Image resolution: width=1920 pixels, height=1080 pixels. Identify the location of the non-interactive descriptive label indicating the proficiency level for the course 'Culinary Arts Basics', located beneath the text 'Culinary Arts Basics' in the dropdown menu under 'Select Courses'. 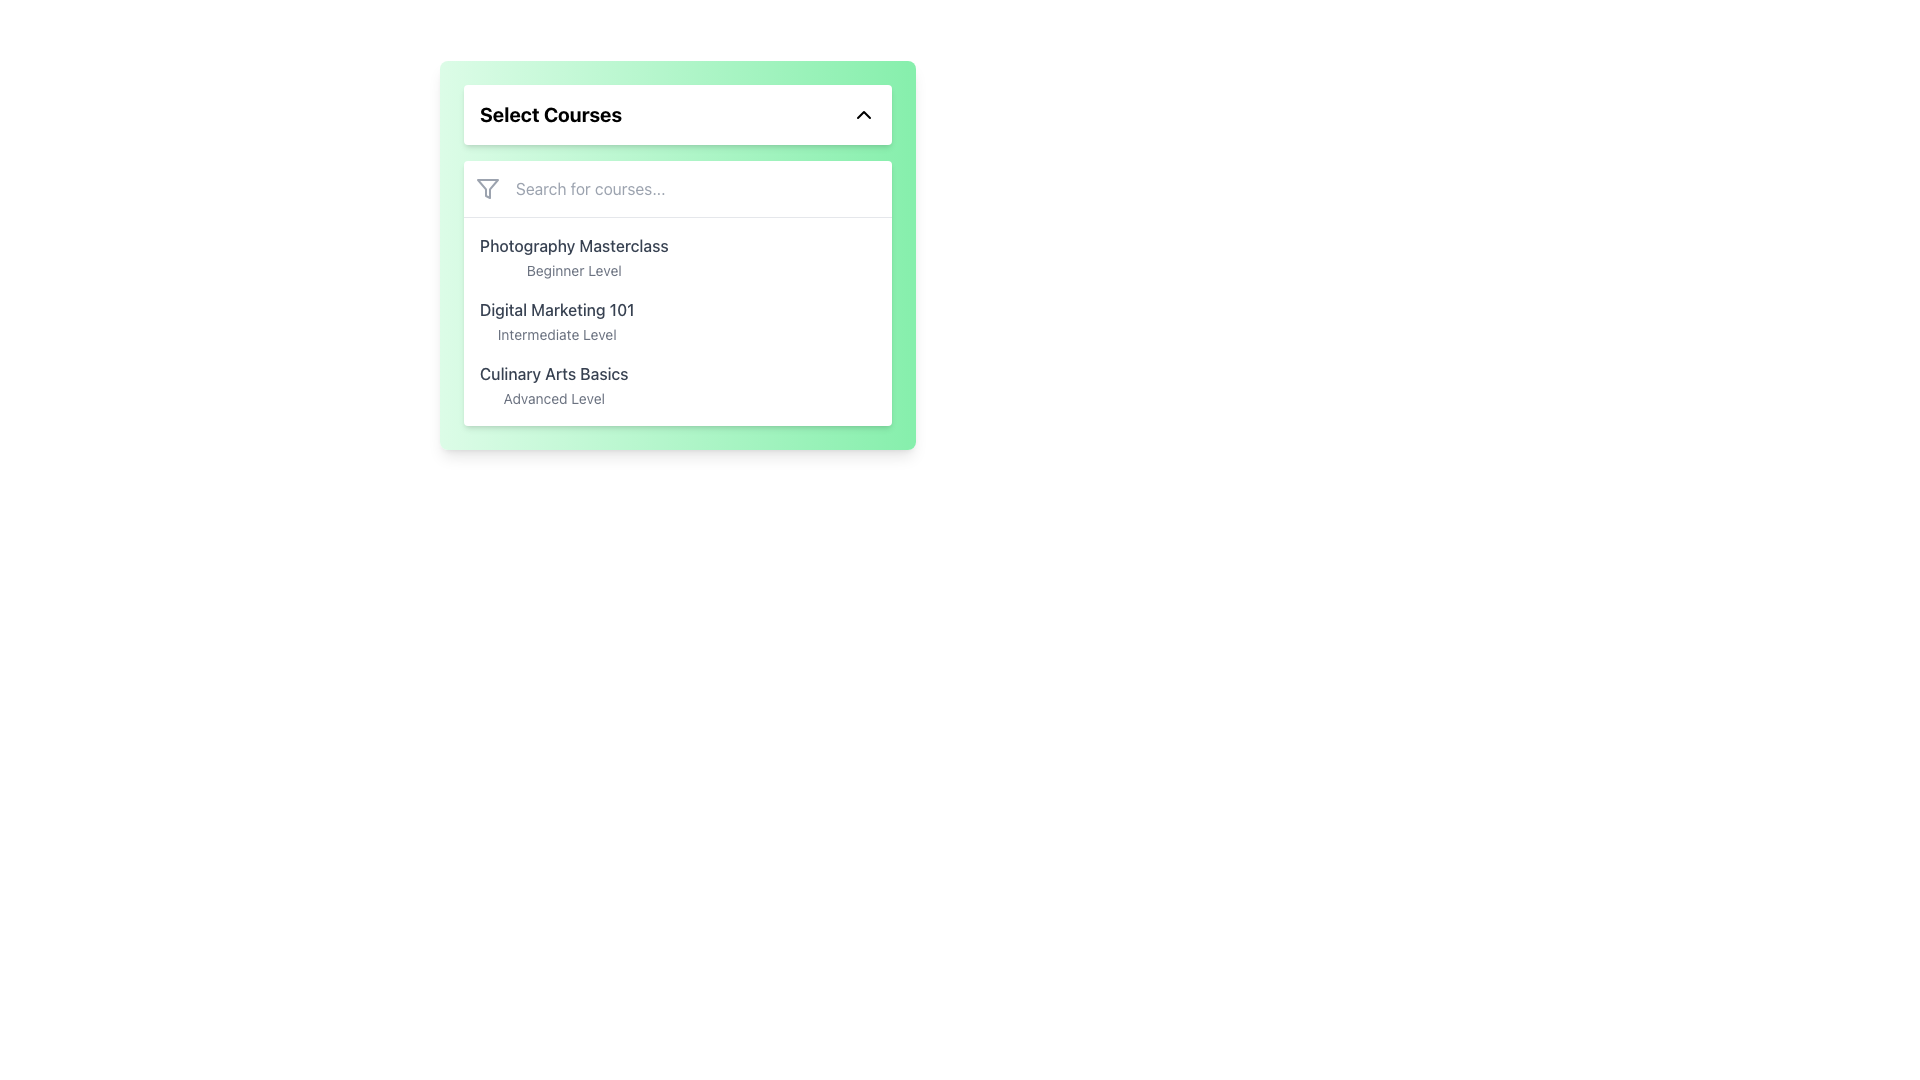
(554, 398).